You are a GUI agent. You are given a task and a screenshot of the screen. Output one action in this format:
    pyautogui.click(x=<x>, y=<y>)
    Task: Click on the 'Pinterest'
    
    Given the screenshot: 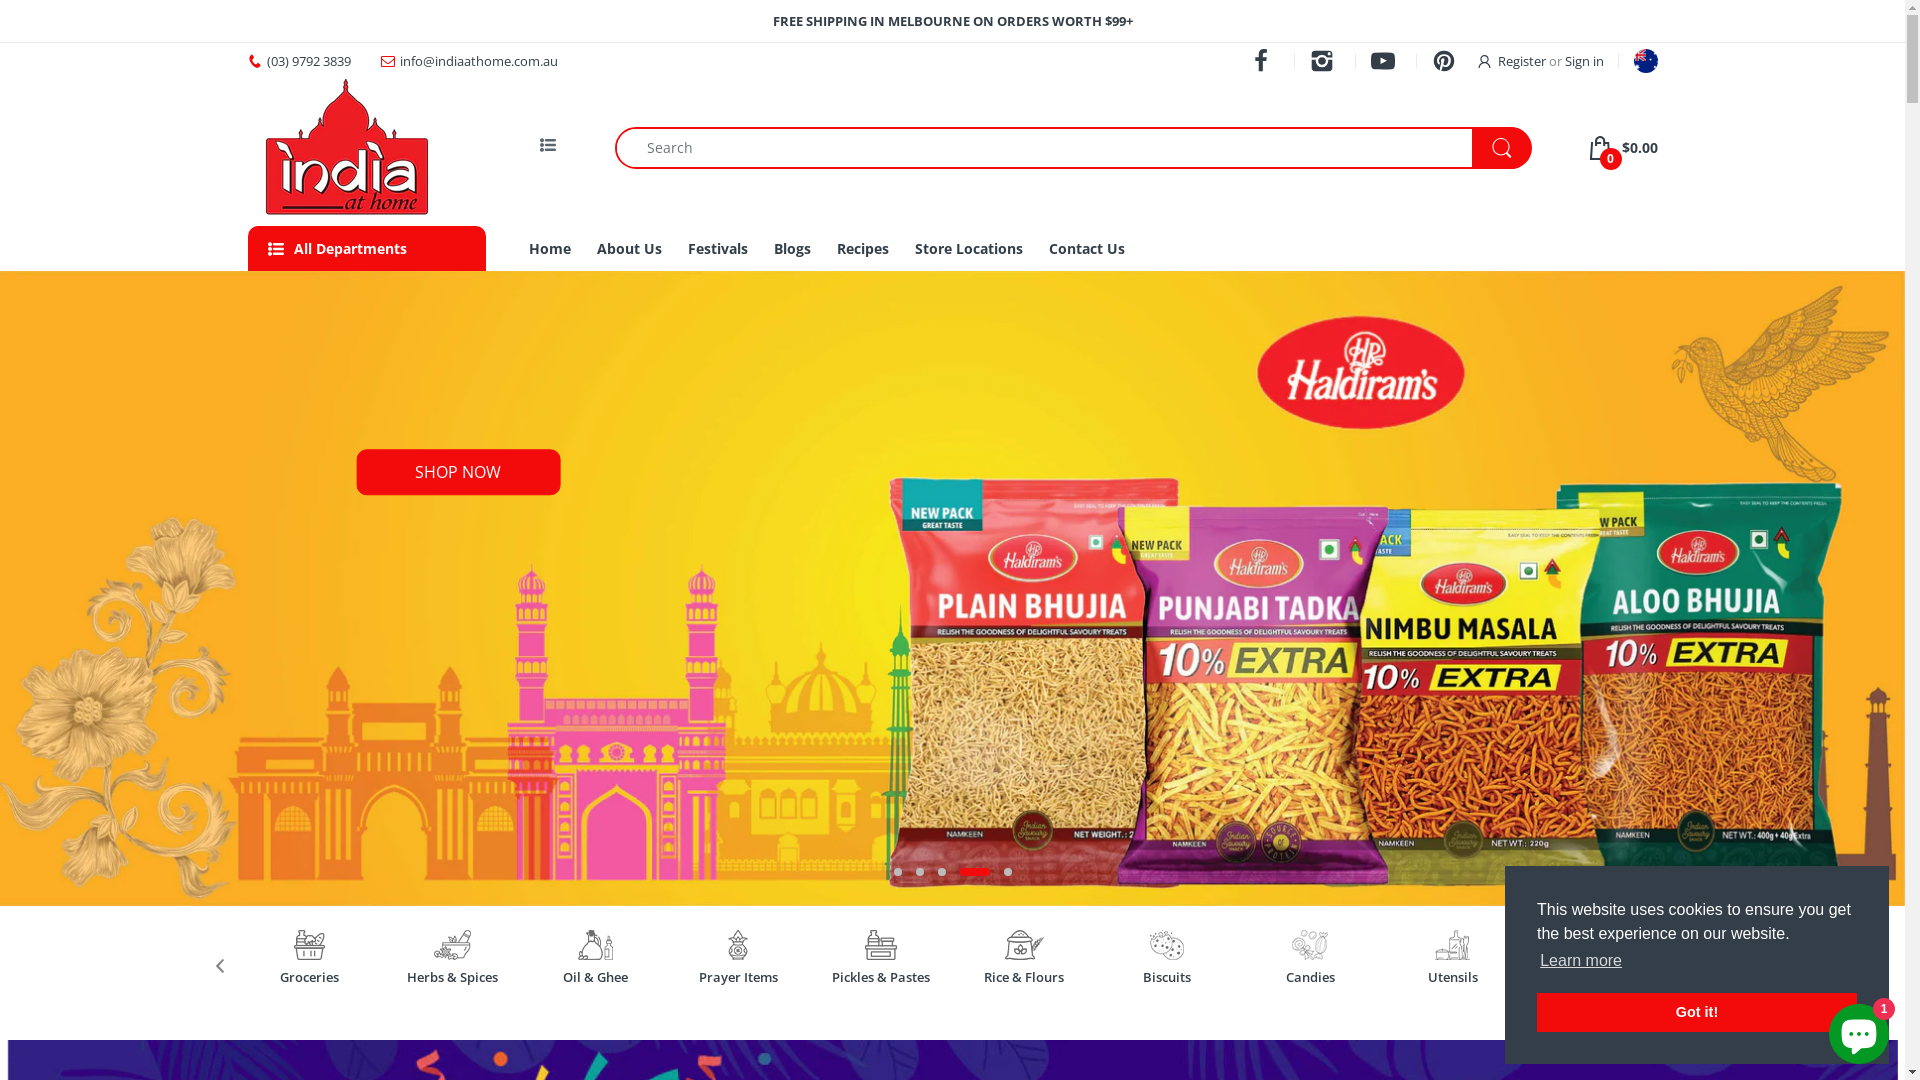 What is the action you would take?
    pyautogui.click(x=1447, y=60)
    